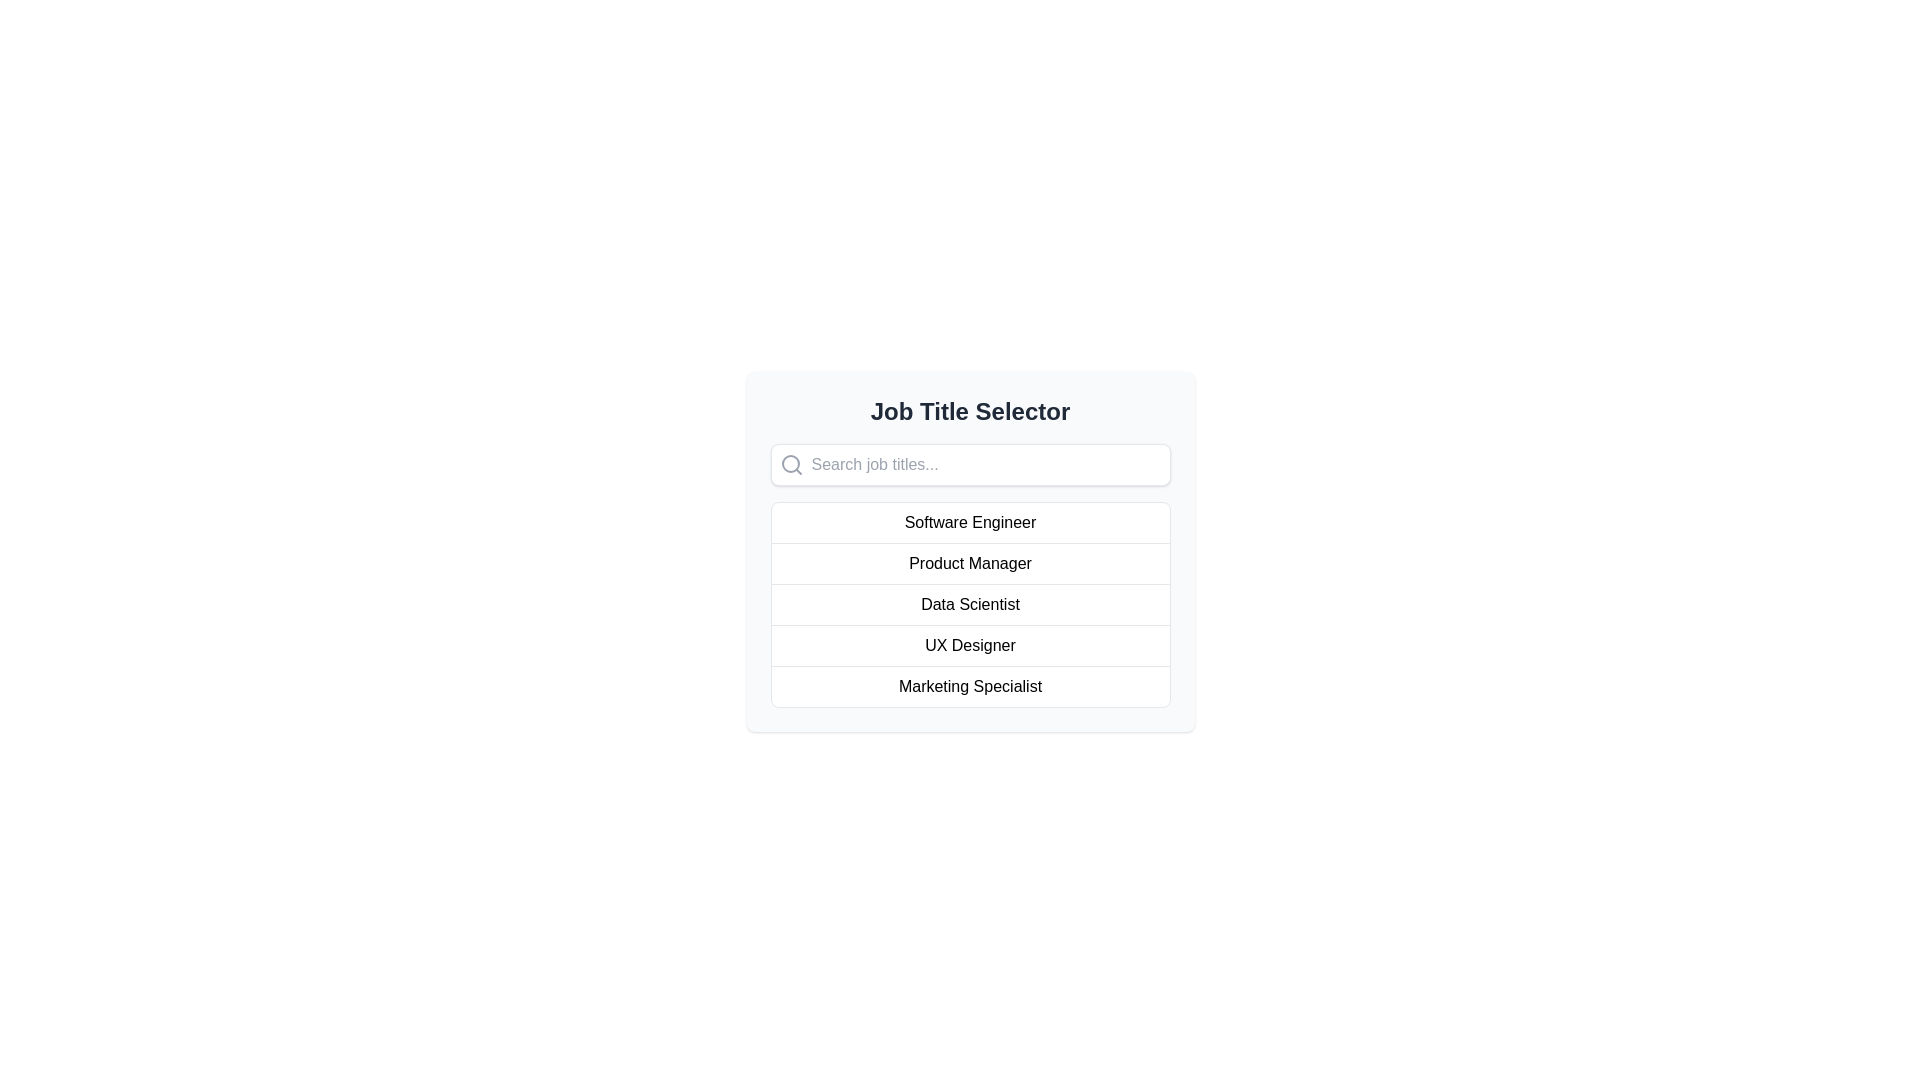 The height and width of the screenshot is (1080, 1920). I want to click on to select the 'Product Manager' job title from the second item in the vertical list of job titles, so click(970, 563).